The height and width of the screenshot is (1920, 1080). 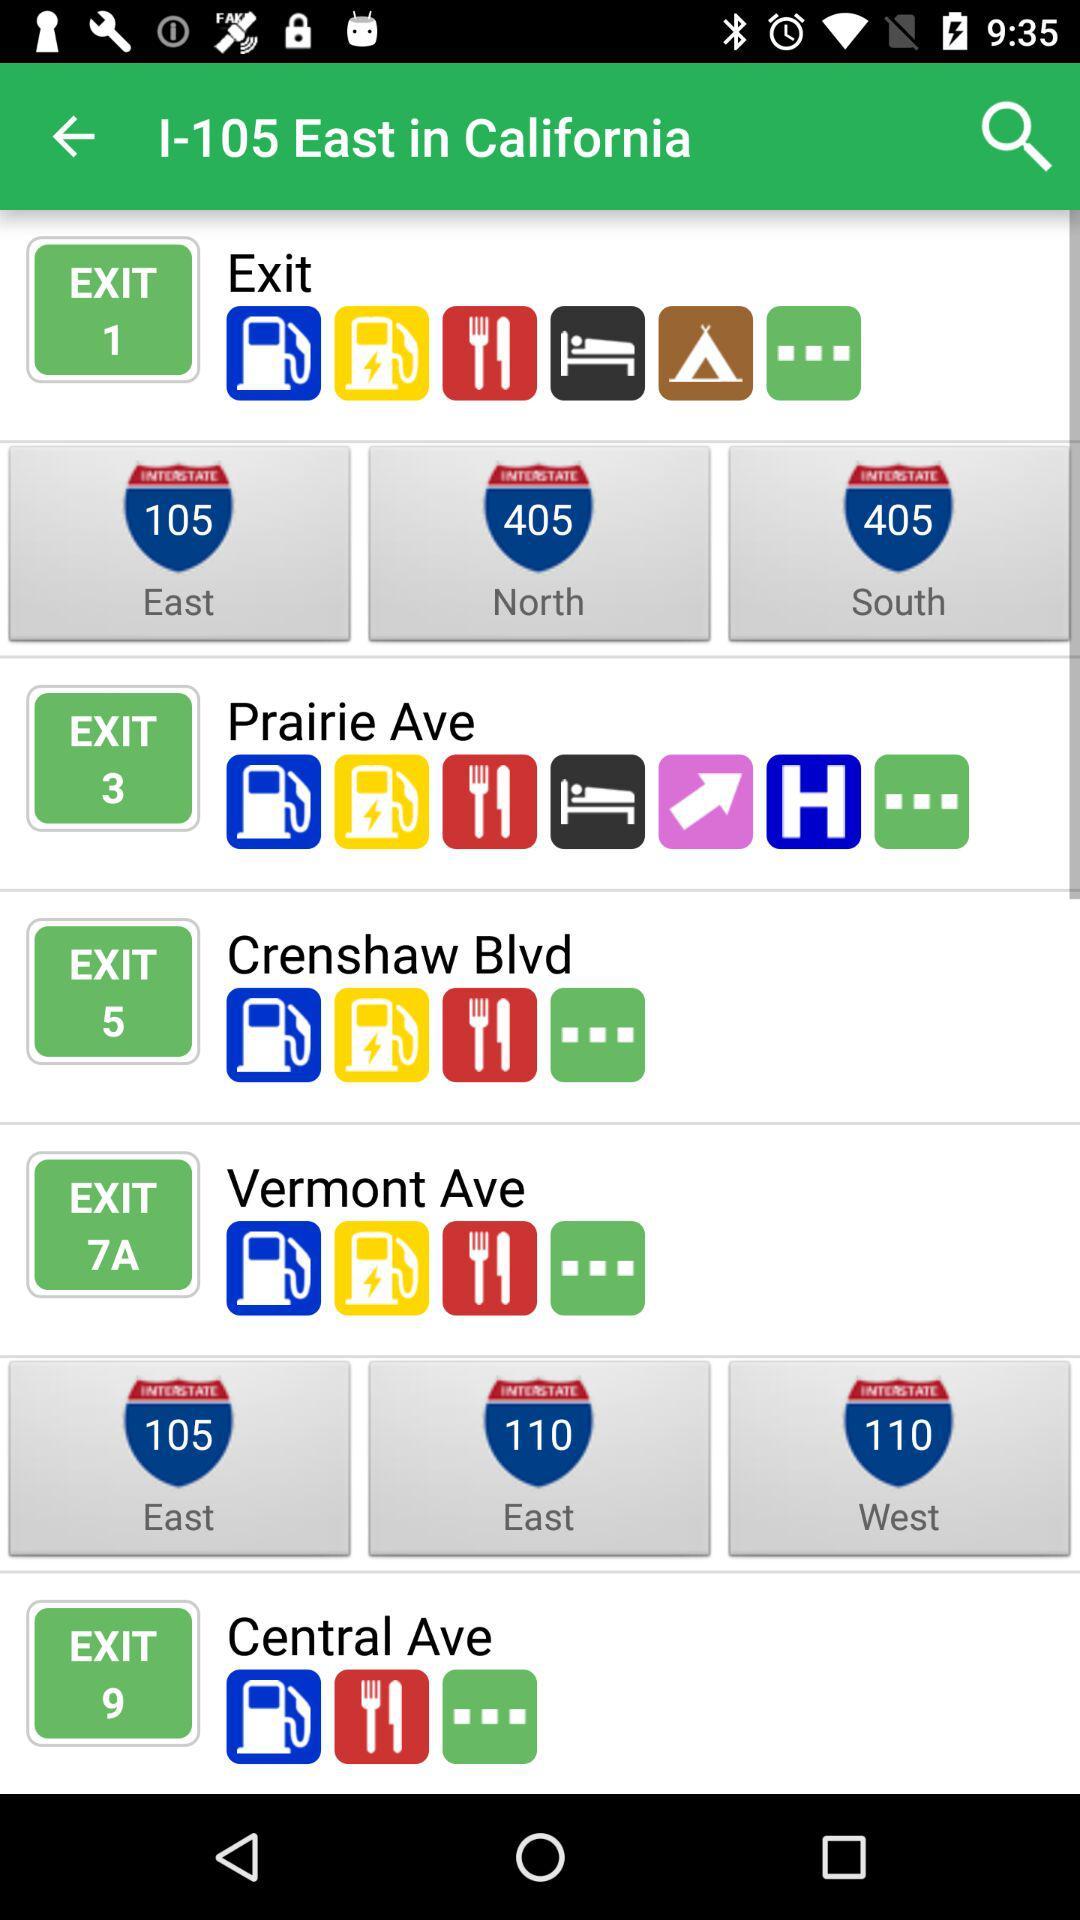 What do you see at coordinates (72, 135) in the screenshot?
I see `icon to the left of i 105 east icon` at bounding box center [72, 135].